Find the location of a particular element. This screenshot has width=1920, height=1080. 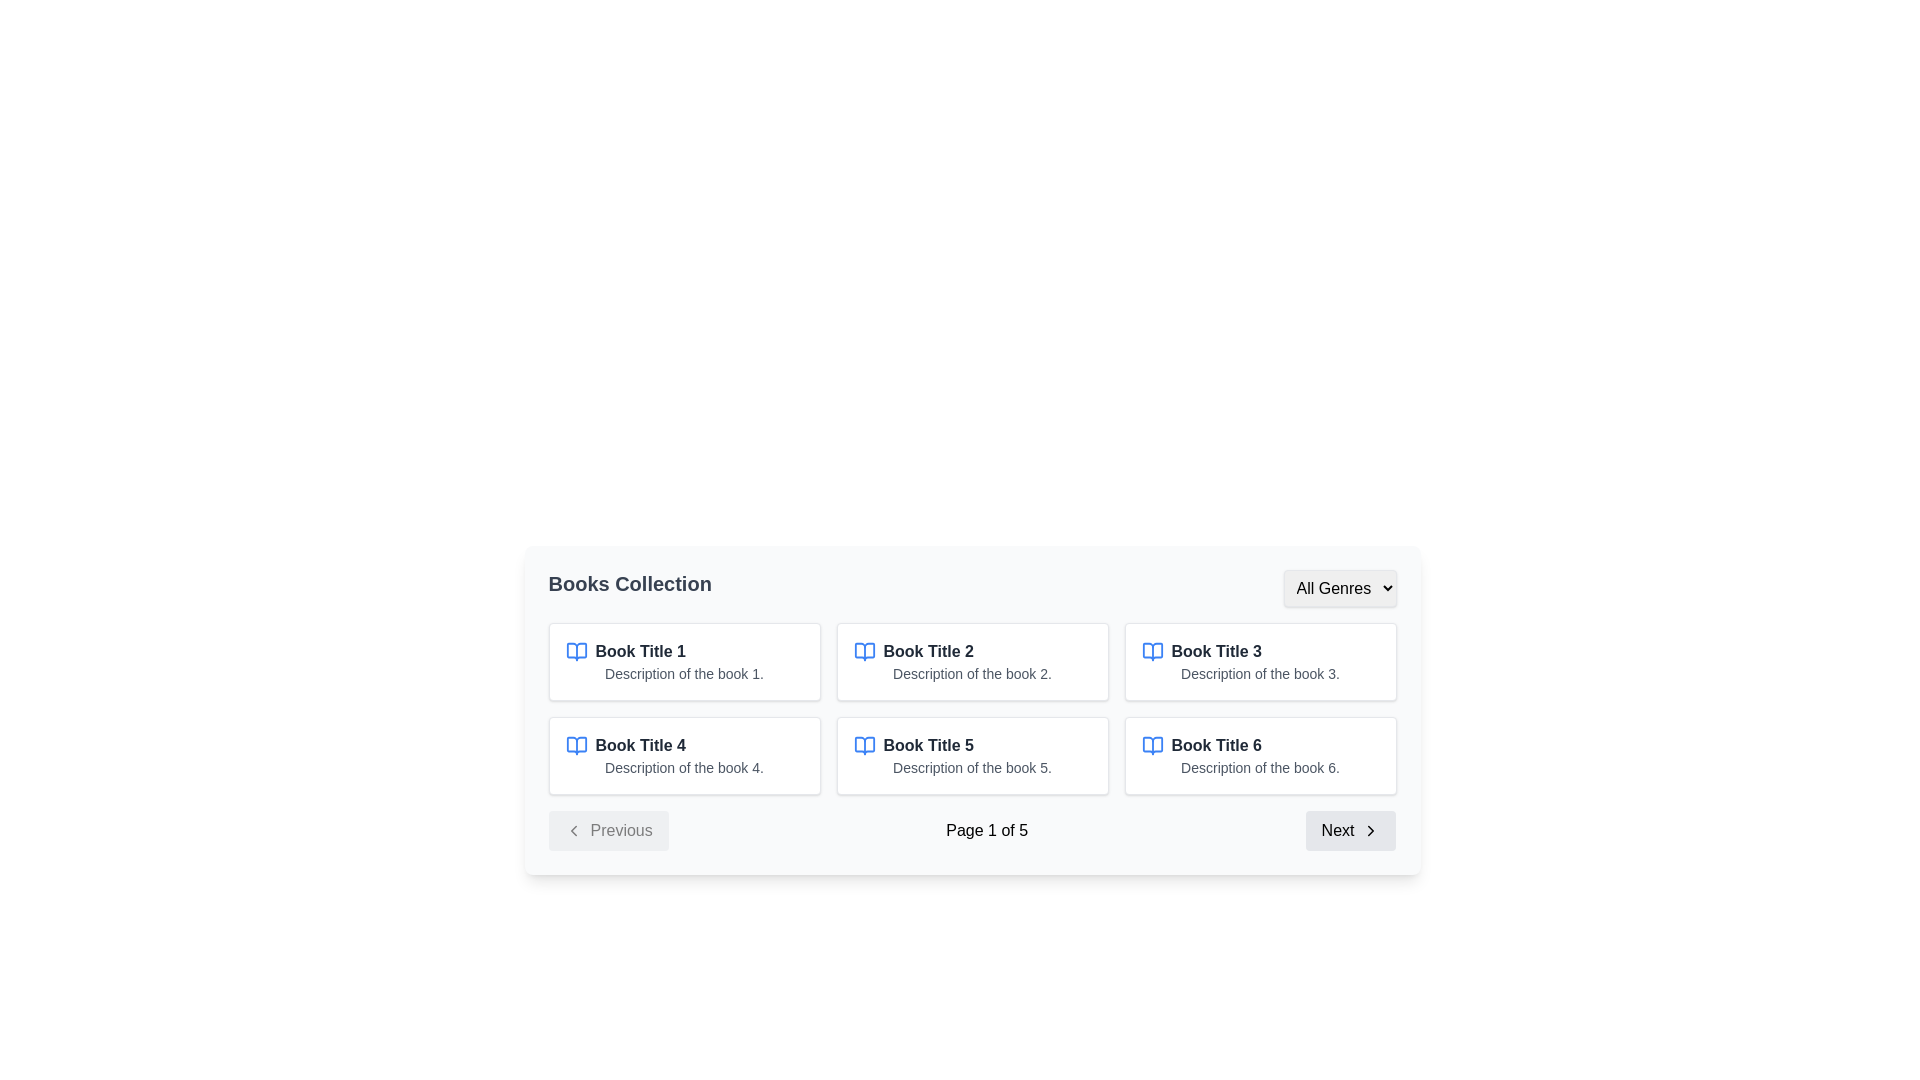

the text label that serves as the title or header for the section indicating content related to a collection of books is located at coordinates (629, 587).